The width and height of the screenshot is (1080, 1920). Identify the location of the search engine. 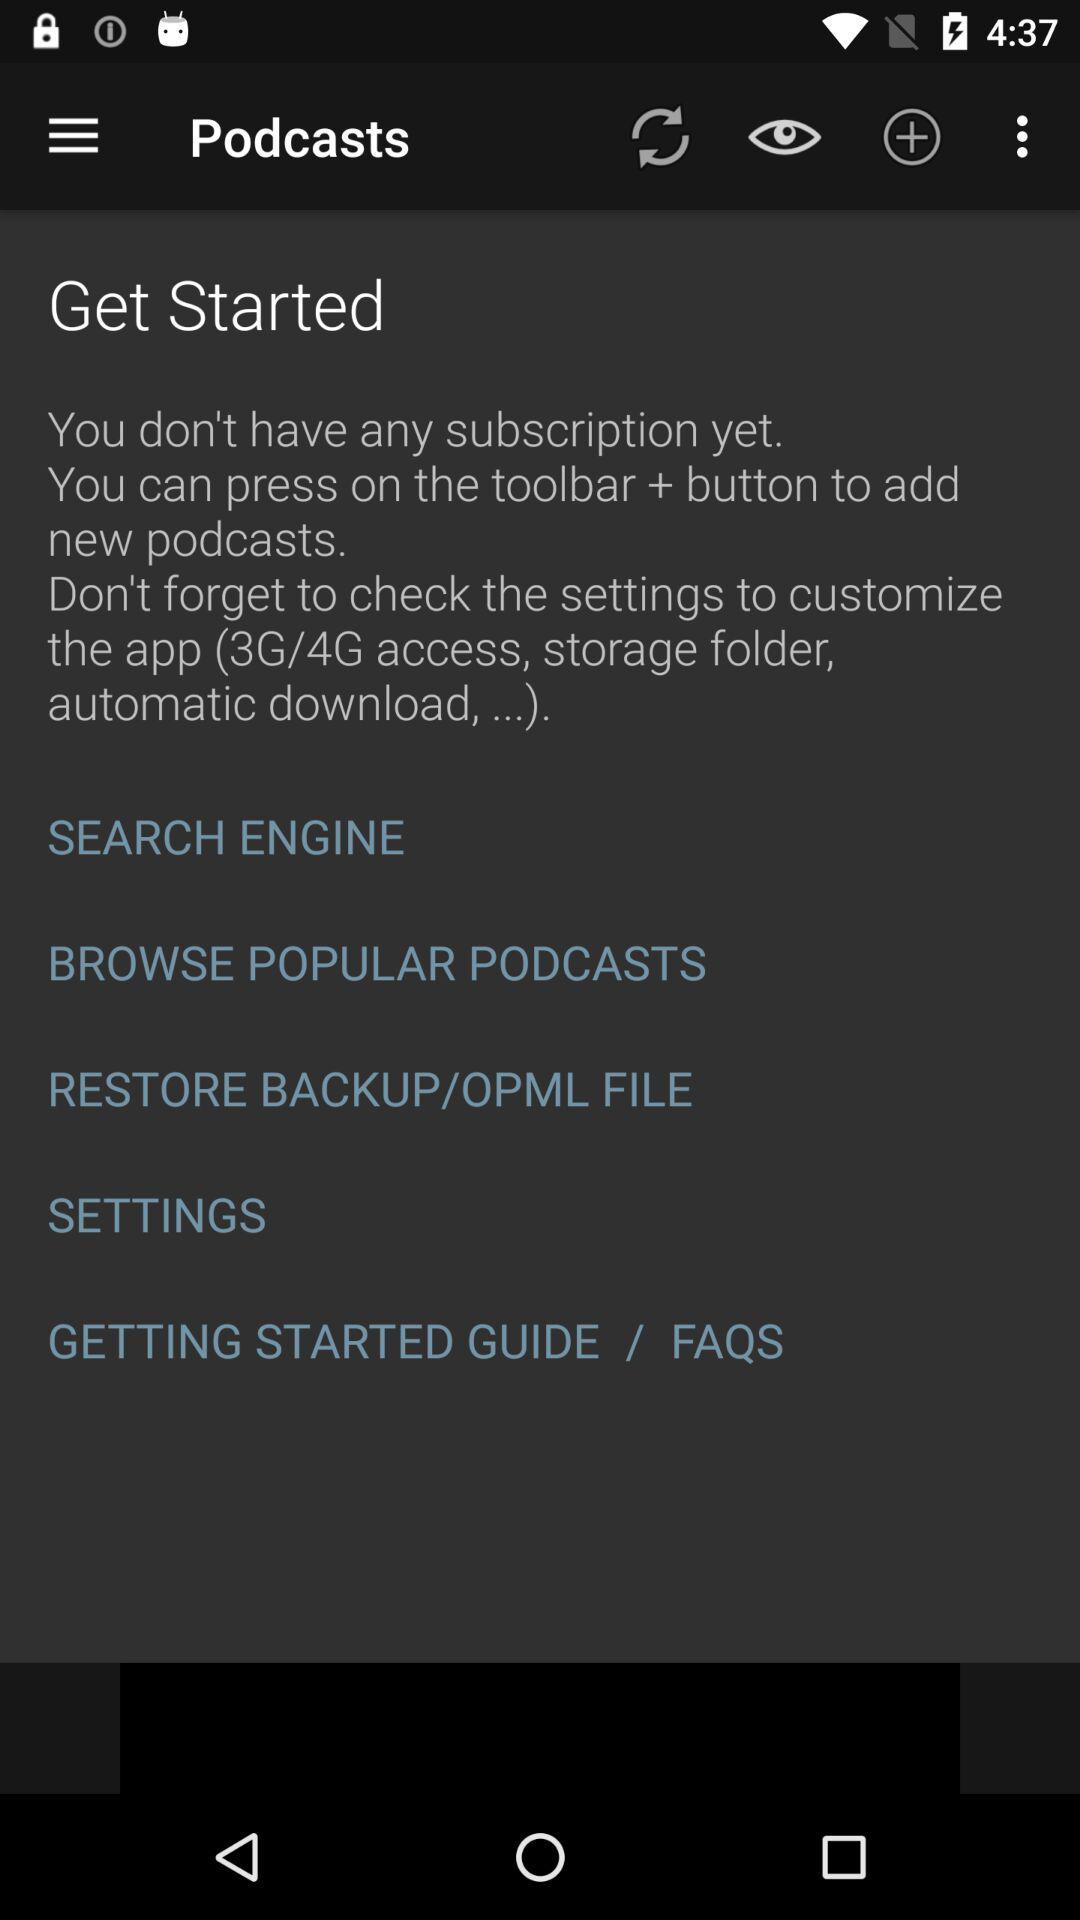
(540, 836).